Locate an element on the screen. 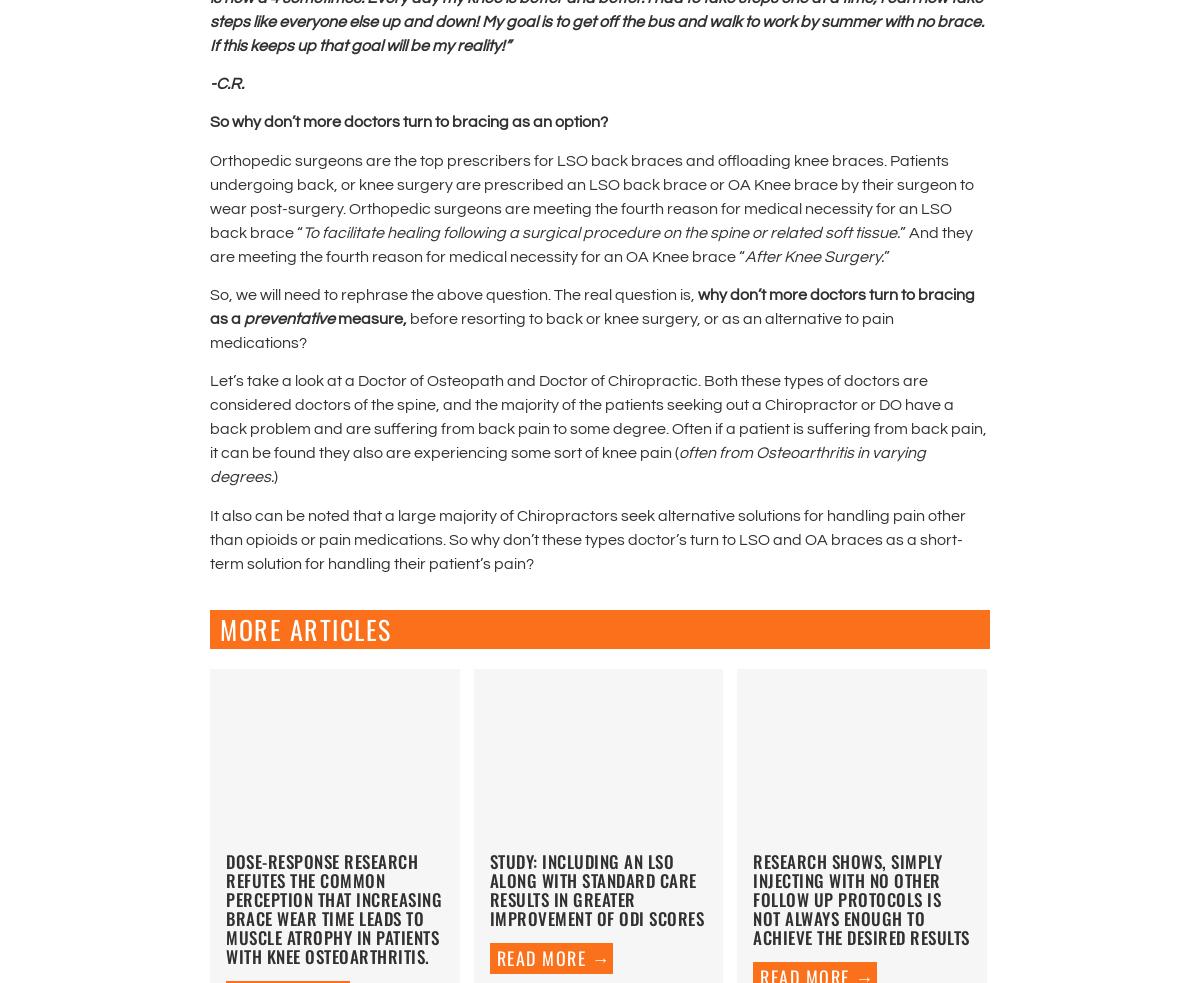 The height and width of the screenshot is (983, 1200). 'Let’s take a look at a Doctor of Osteopath and Doctor of Chiropractic. Both these types of doctors are considered doctors of the spine, and the majority of the patients seeking out a Chiropractor or DO have a back problem and are suffering from back pain to some degree. Often if a patient is suffering from back pain, it can be found they also are experiencing some sort of knee pain (' is located at coordinates (209, 415).